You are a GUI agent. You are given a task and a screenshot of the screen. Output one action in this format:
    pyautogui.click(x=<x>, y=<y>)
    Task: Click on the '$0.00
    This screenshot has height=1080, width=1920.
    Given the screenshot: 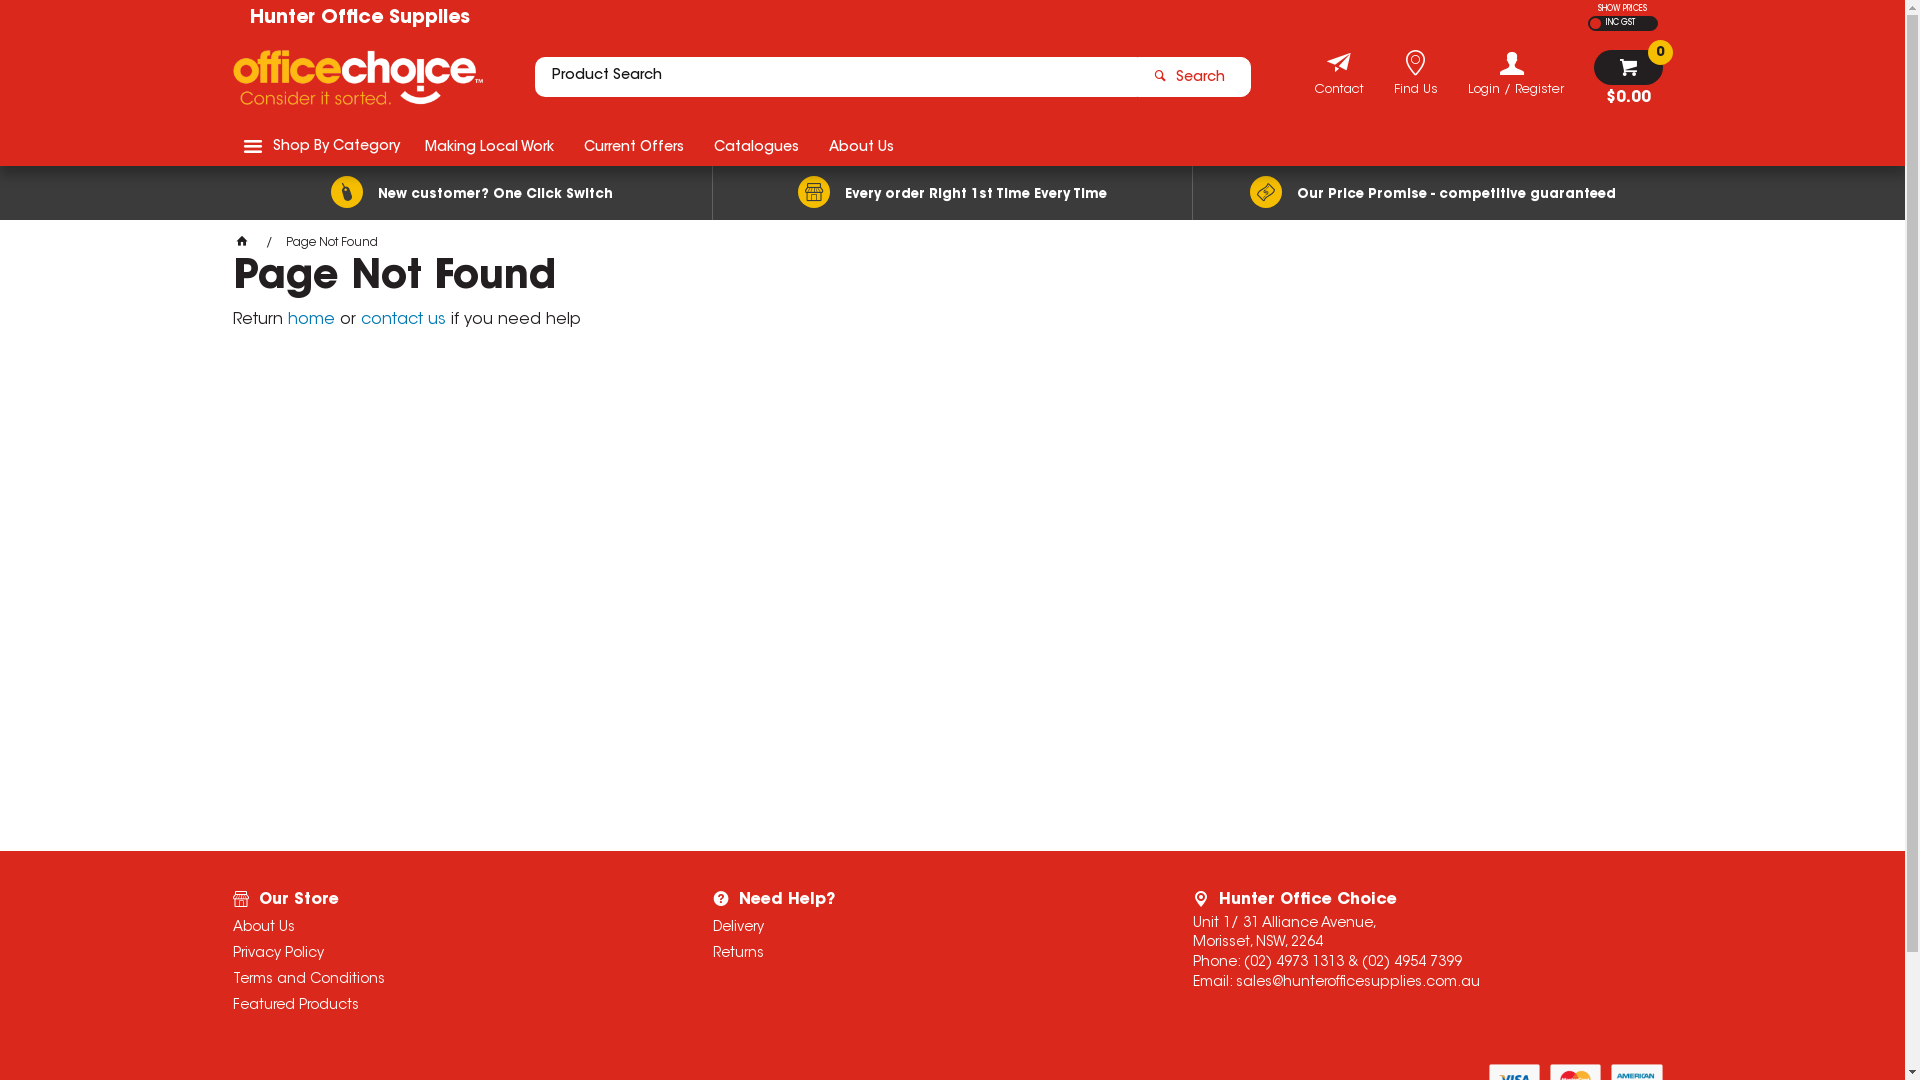 What is the action you would take?
    pyautogui.click(x=1592, y=77)
    